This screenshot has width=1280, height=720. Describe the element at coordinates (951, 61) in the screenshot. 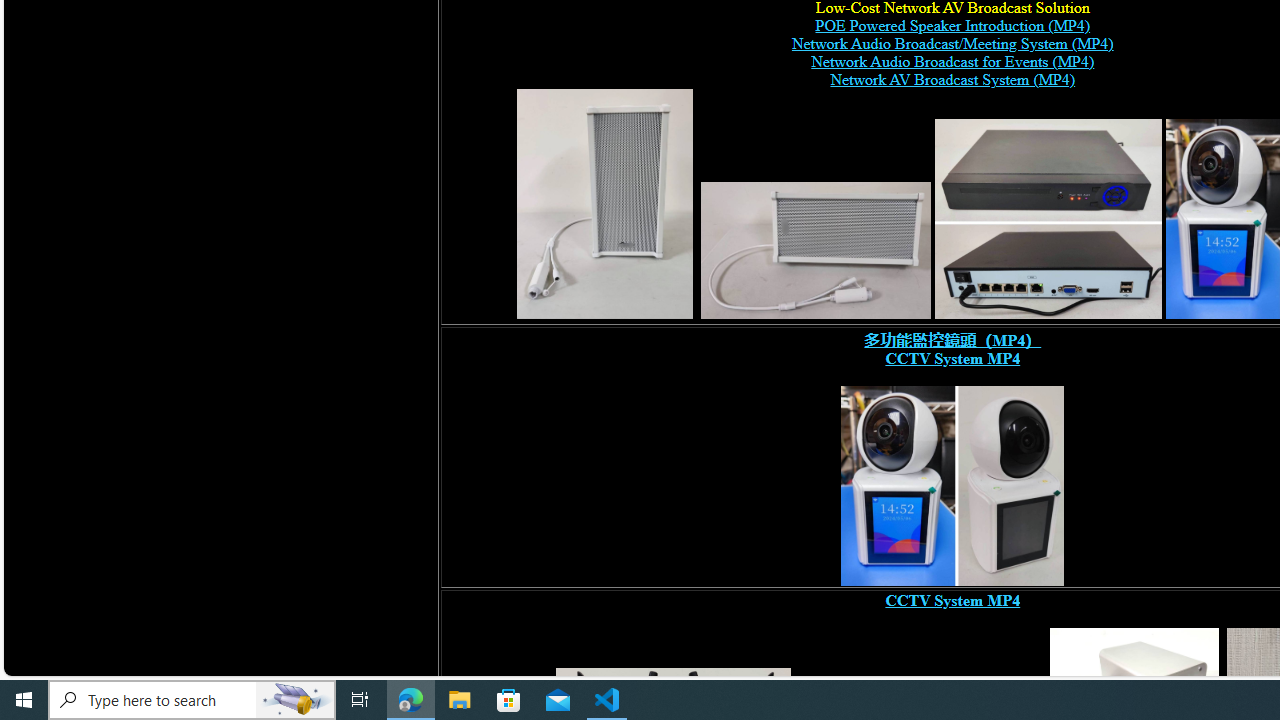

I see `'Network Audio Broadcast for Events (MP4) '` at that location.